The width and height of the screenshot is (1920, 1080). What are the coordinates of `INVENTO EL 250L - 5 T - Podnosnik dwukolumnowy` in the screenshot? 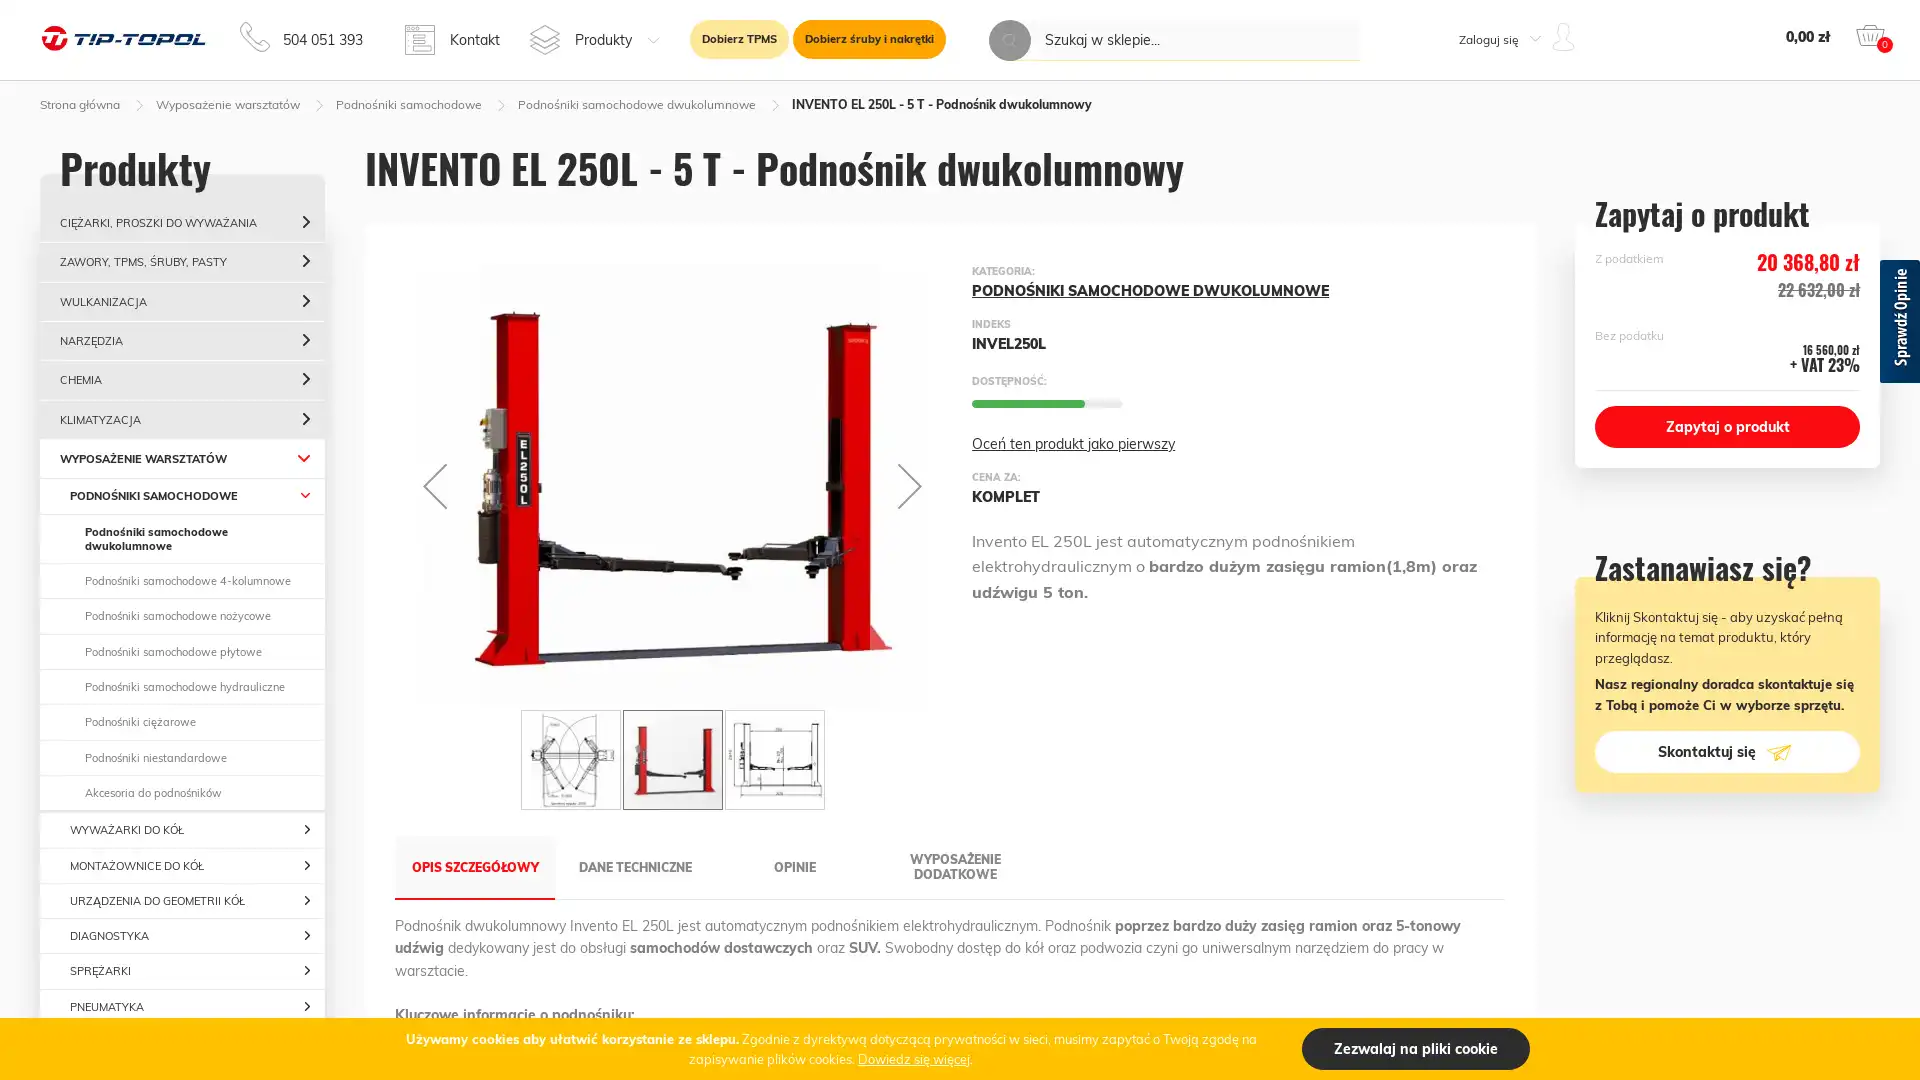 It's located at (570, 759).